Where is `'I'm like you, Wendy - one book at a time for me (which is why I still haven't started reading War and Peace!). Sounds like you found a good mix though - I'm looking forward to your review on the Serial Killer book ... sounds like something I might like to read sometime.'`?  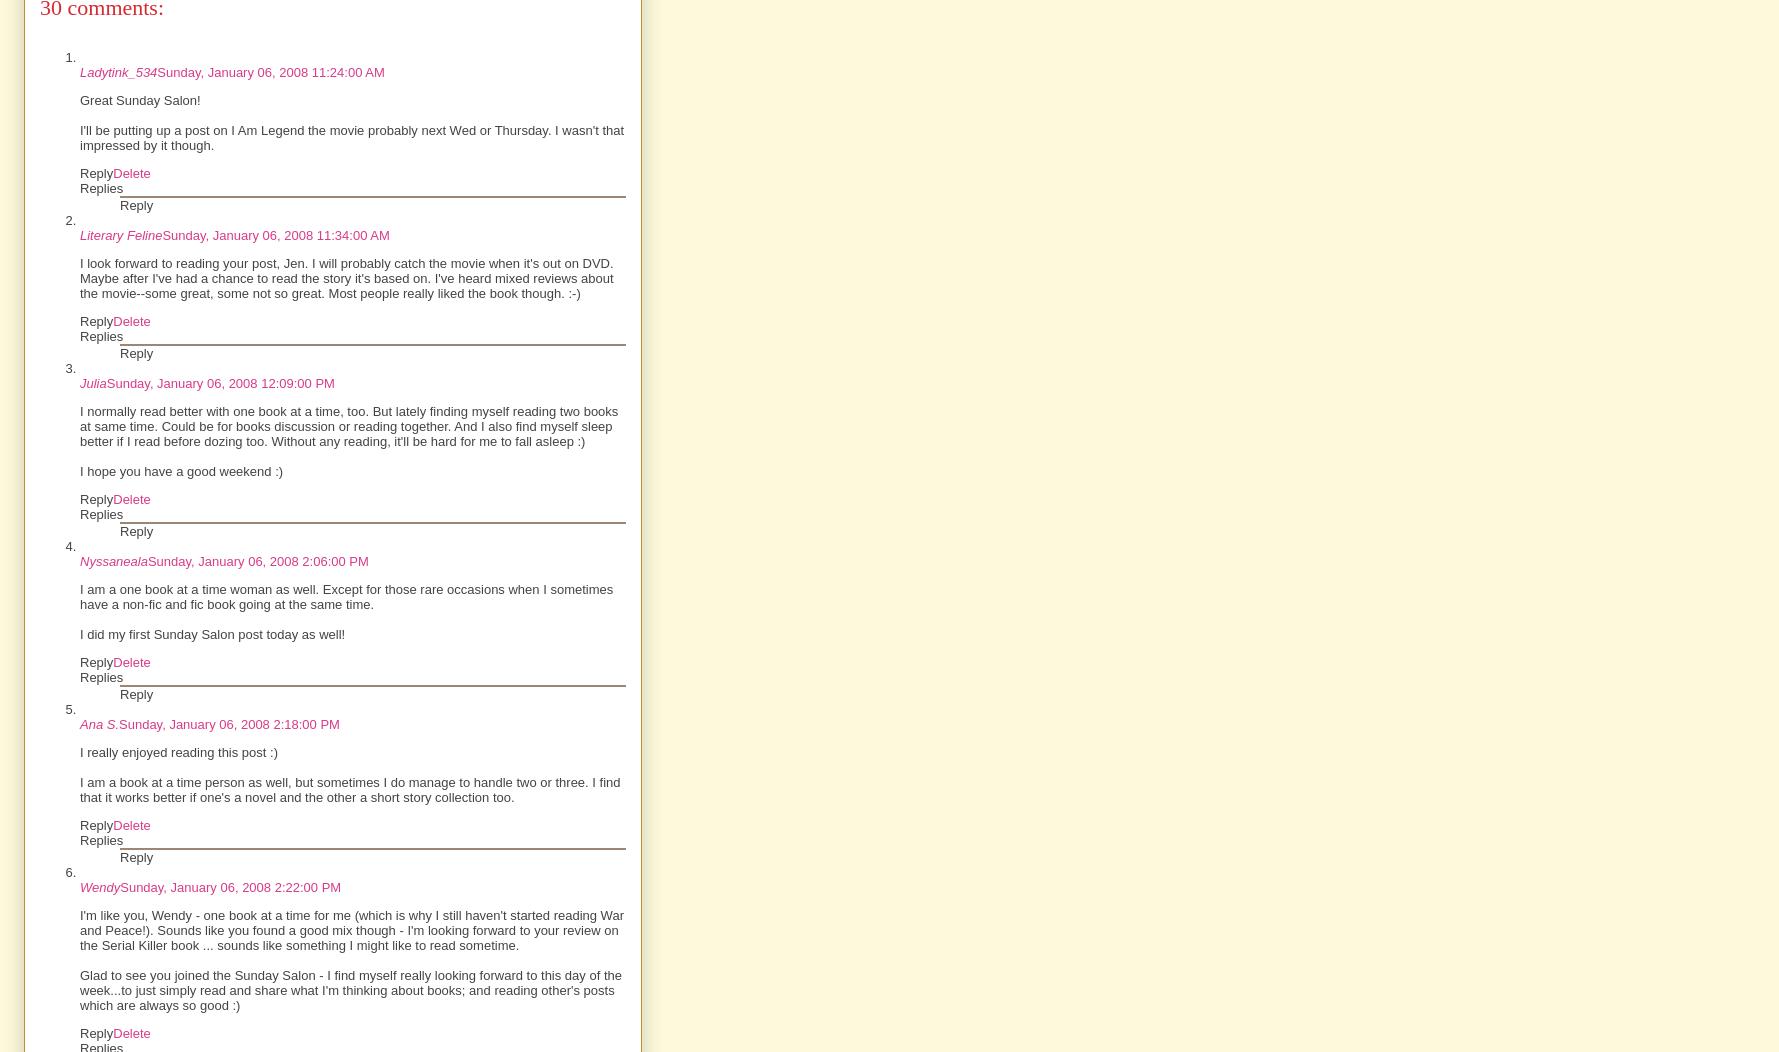
'I'm like you, Wendy - one book at a time for me (which is why I still haven't started reading War and Peace!). Sounds like you found a good mix though - I'm looking forward to your review on the Serial Killer book ... sounds like something I might like to read sometime.' is located at coordinates (350, 929).